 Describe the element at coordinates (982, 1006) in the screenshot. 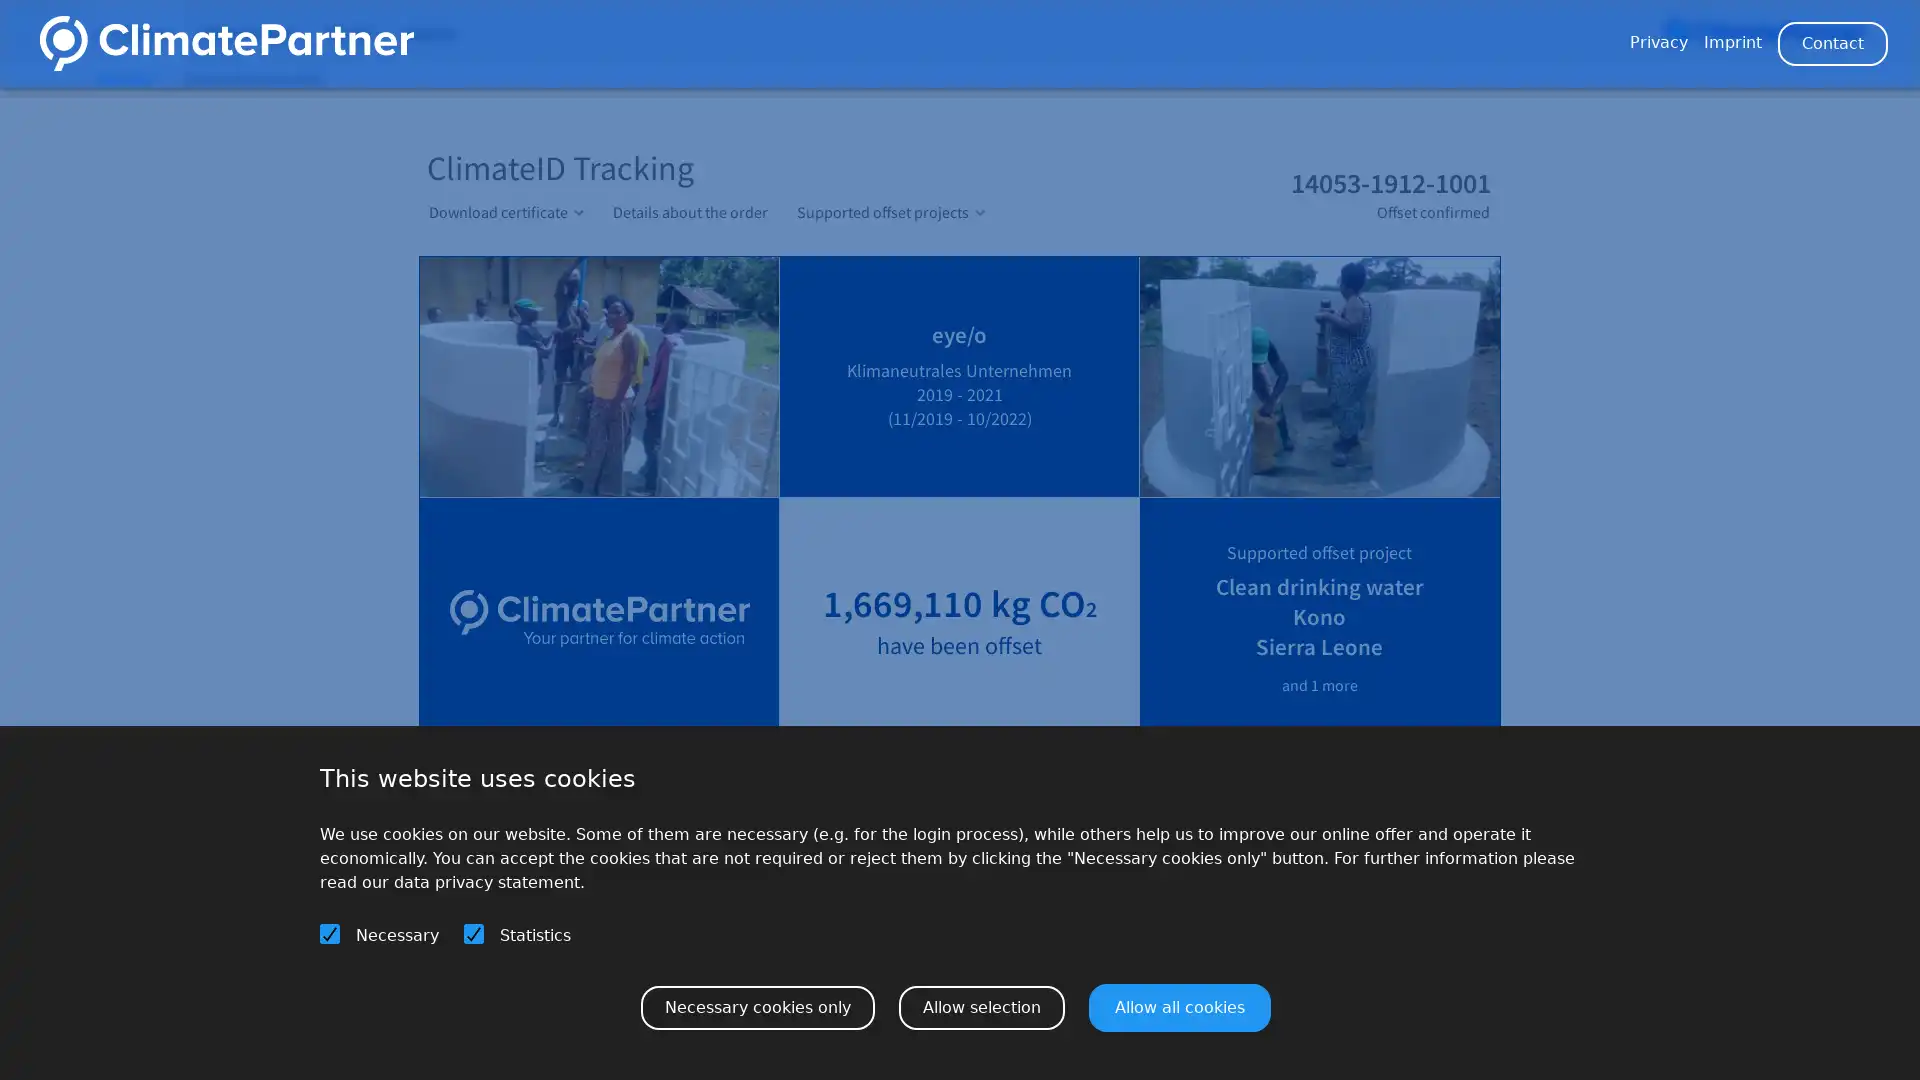

I see `Allow selection` at that location.